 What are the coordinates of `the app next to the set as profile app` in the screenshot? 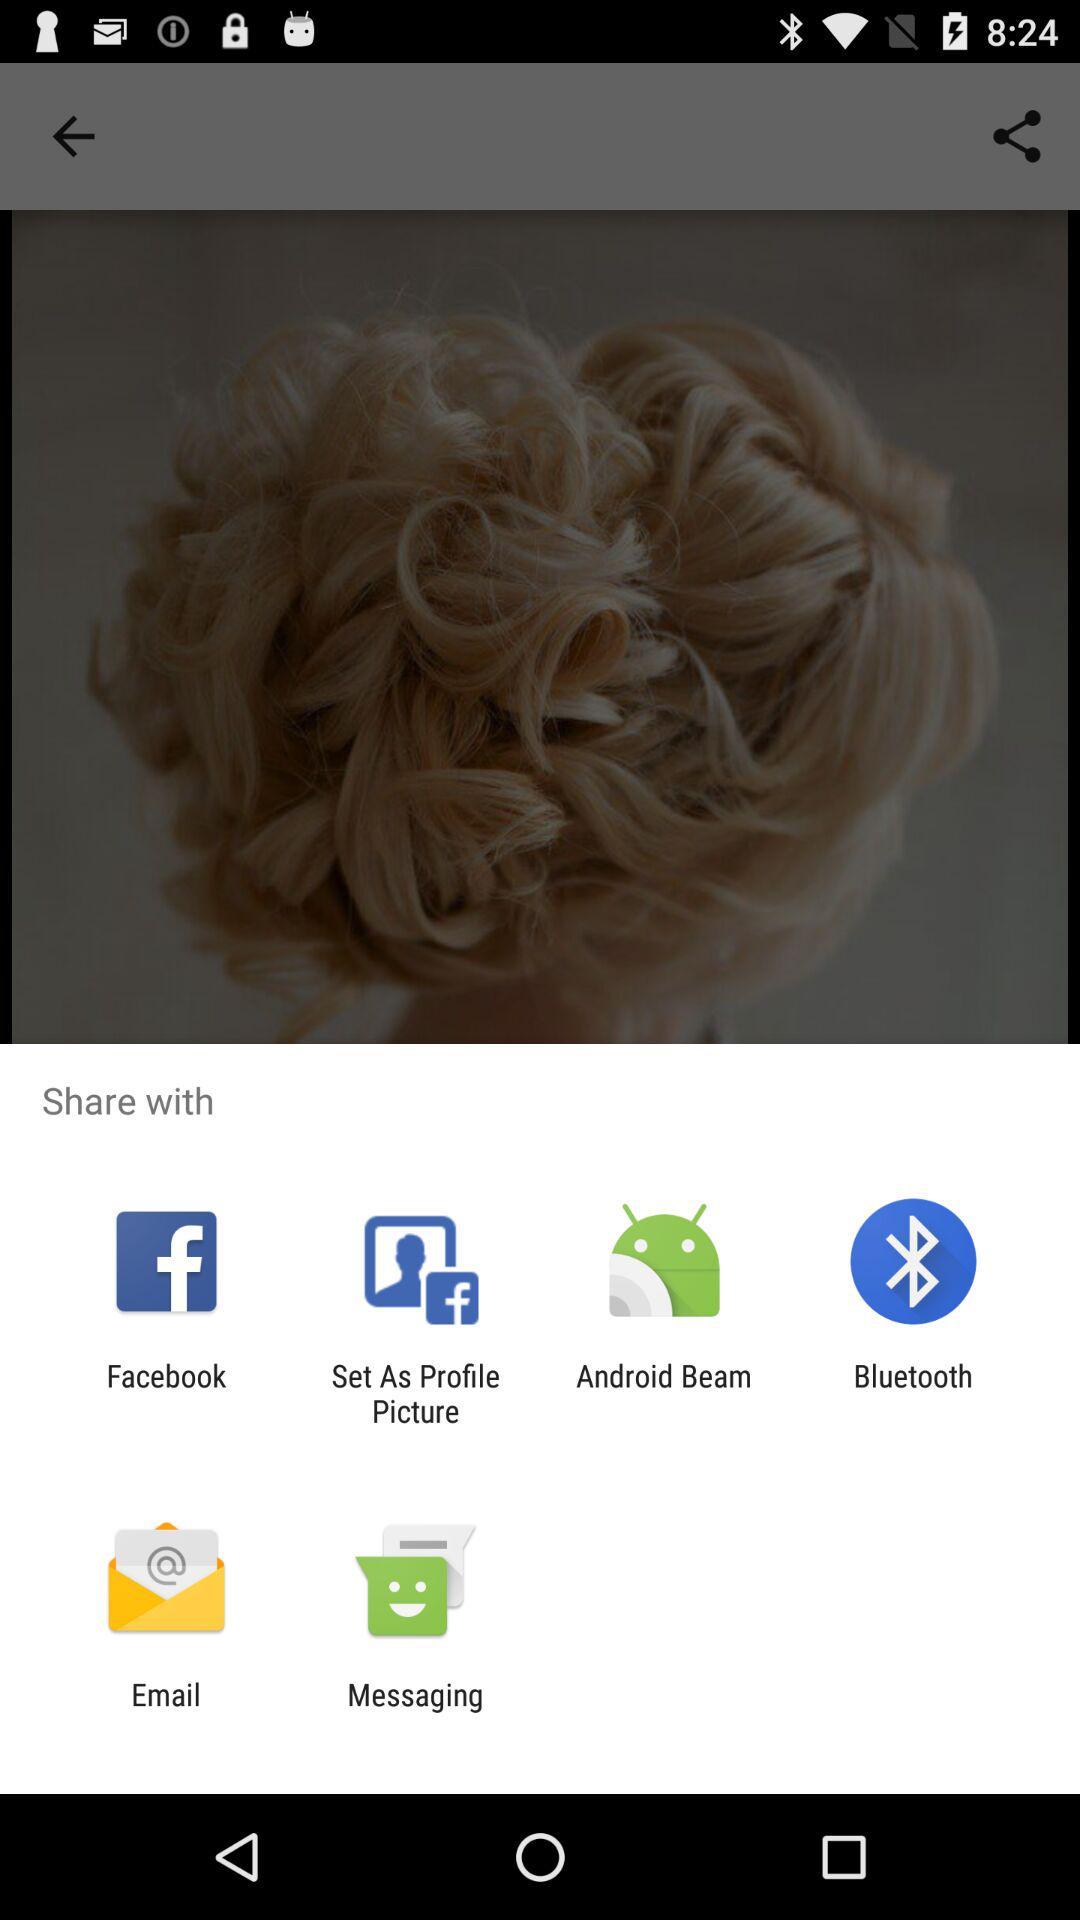 It's located at (664, 1392).